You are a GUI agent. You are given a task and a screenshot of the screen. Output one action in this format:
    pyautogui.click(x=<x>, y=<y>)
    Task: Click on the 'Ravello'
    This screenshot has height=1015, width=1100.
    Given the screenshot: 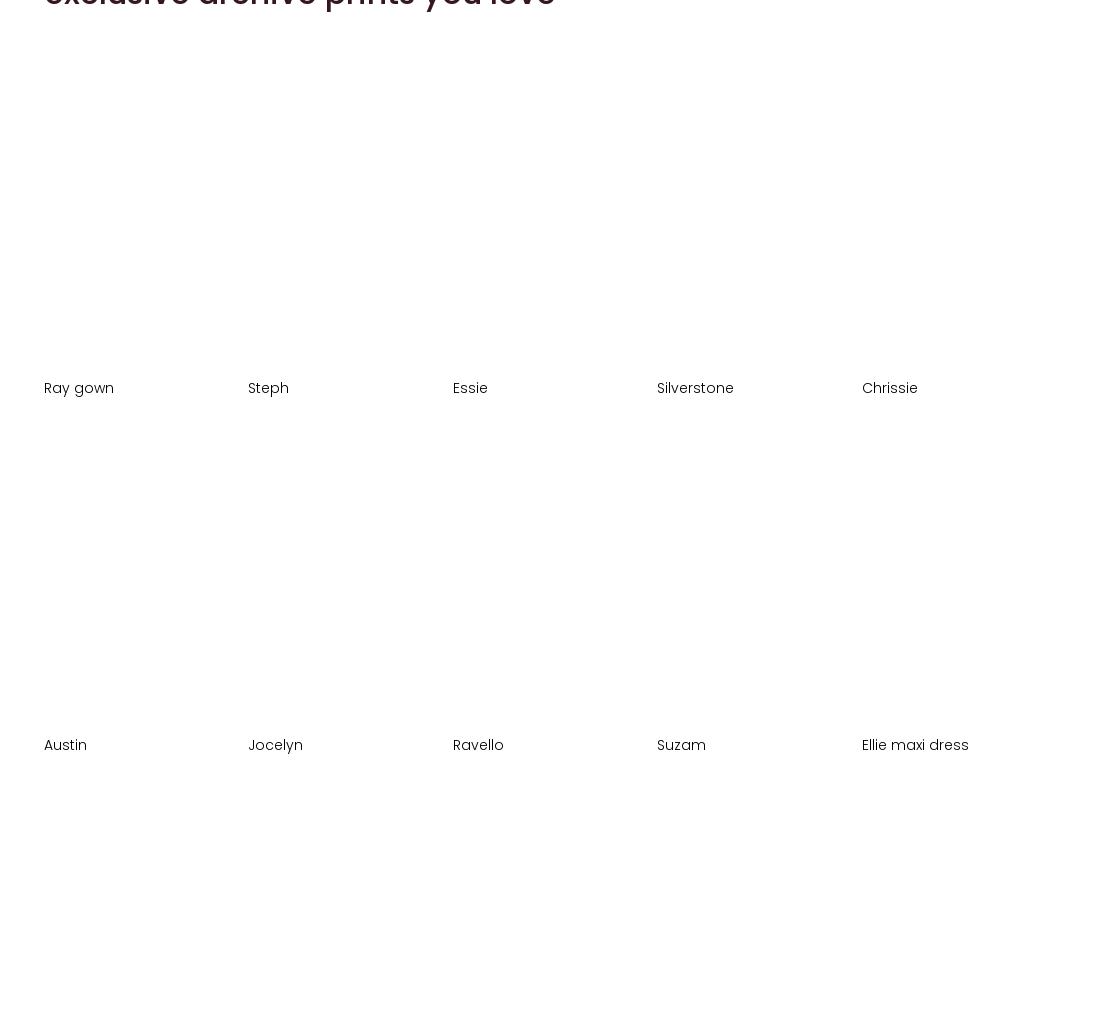 What is the action you would take?
    pyautogui.click(x=477, y=742)
    